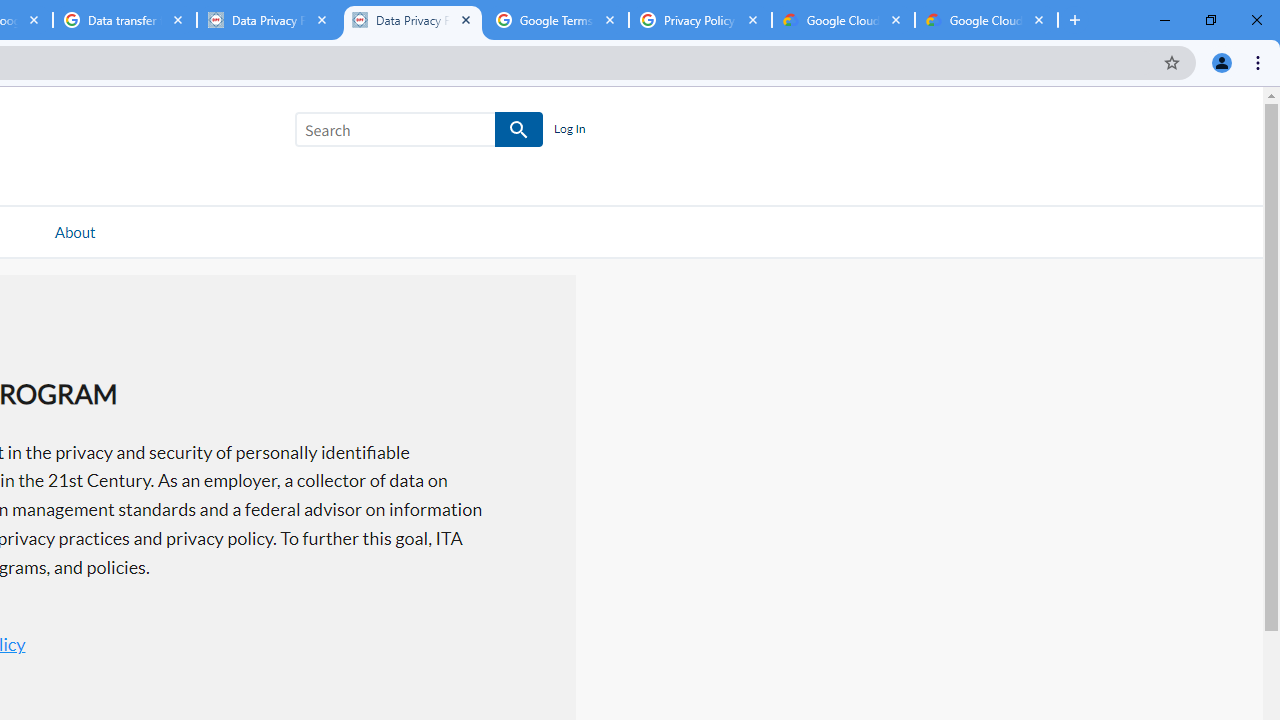  Describe the element at coordinates (843, 20) in the screenshot. I see `'Google Cloud Privacy Notice'` at that location.